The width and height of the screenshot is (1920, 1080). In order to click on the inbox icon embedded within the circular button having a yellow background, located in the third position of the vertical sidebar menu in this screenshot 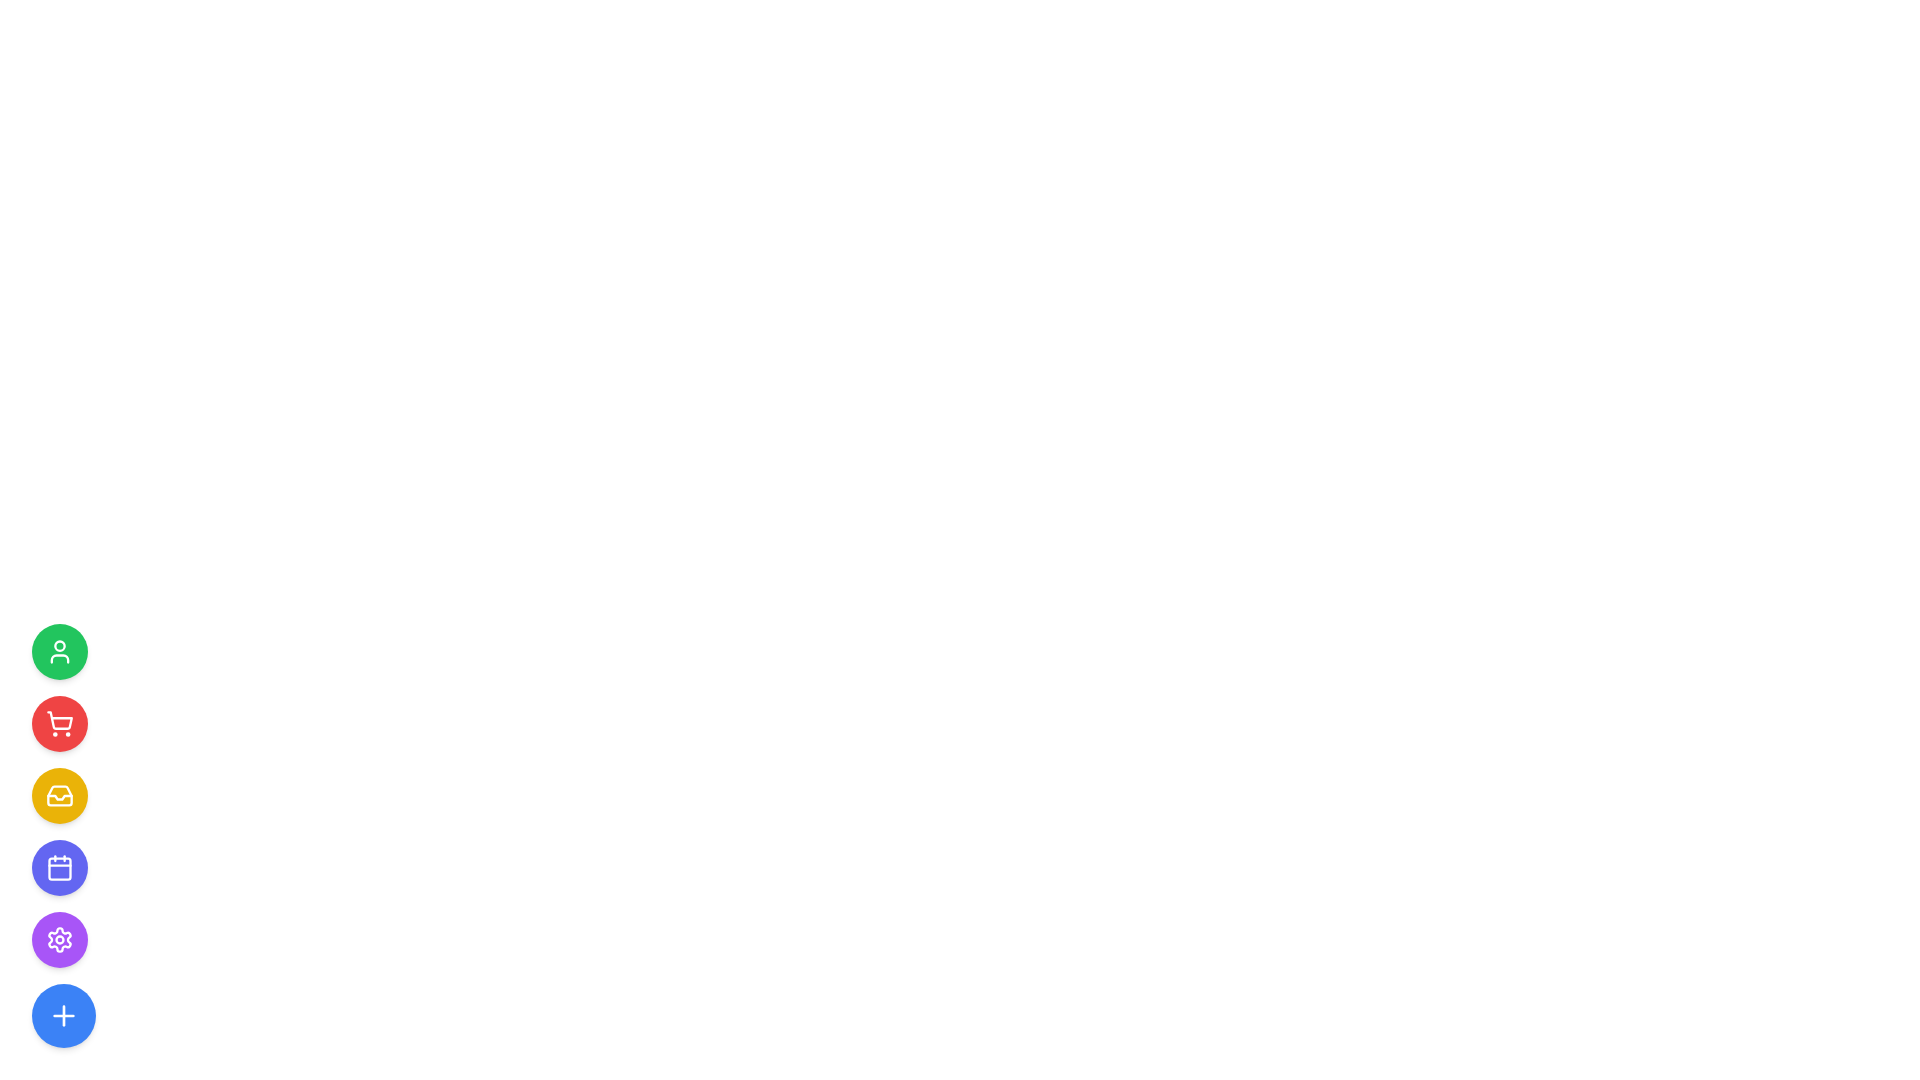, I will do `click(58, 794)`.